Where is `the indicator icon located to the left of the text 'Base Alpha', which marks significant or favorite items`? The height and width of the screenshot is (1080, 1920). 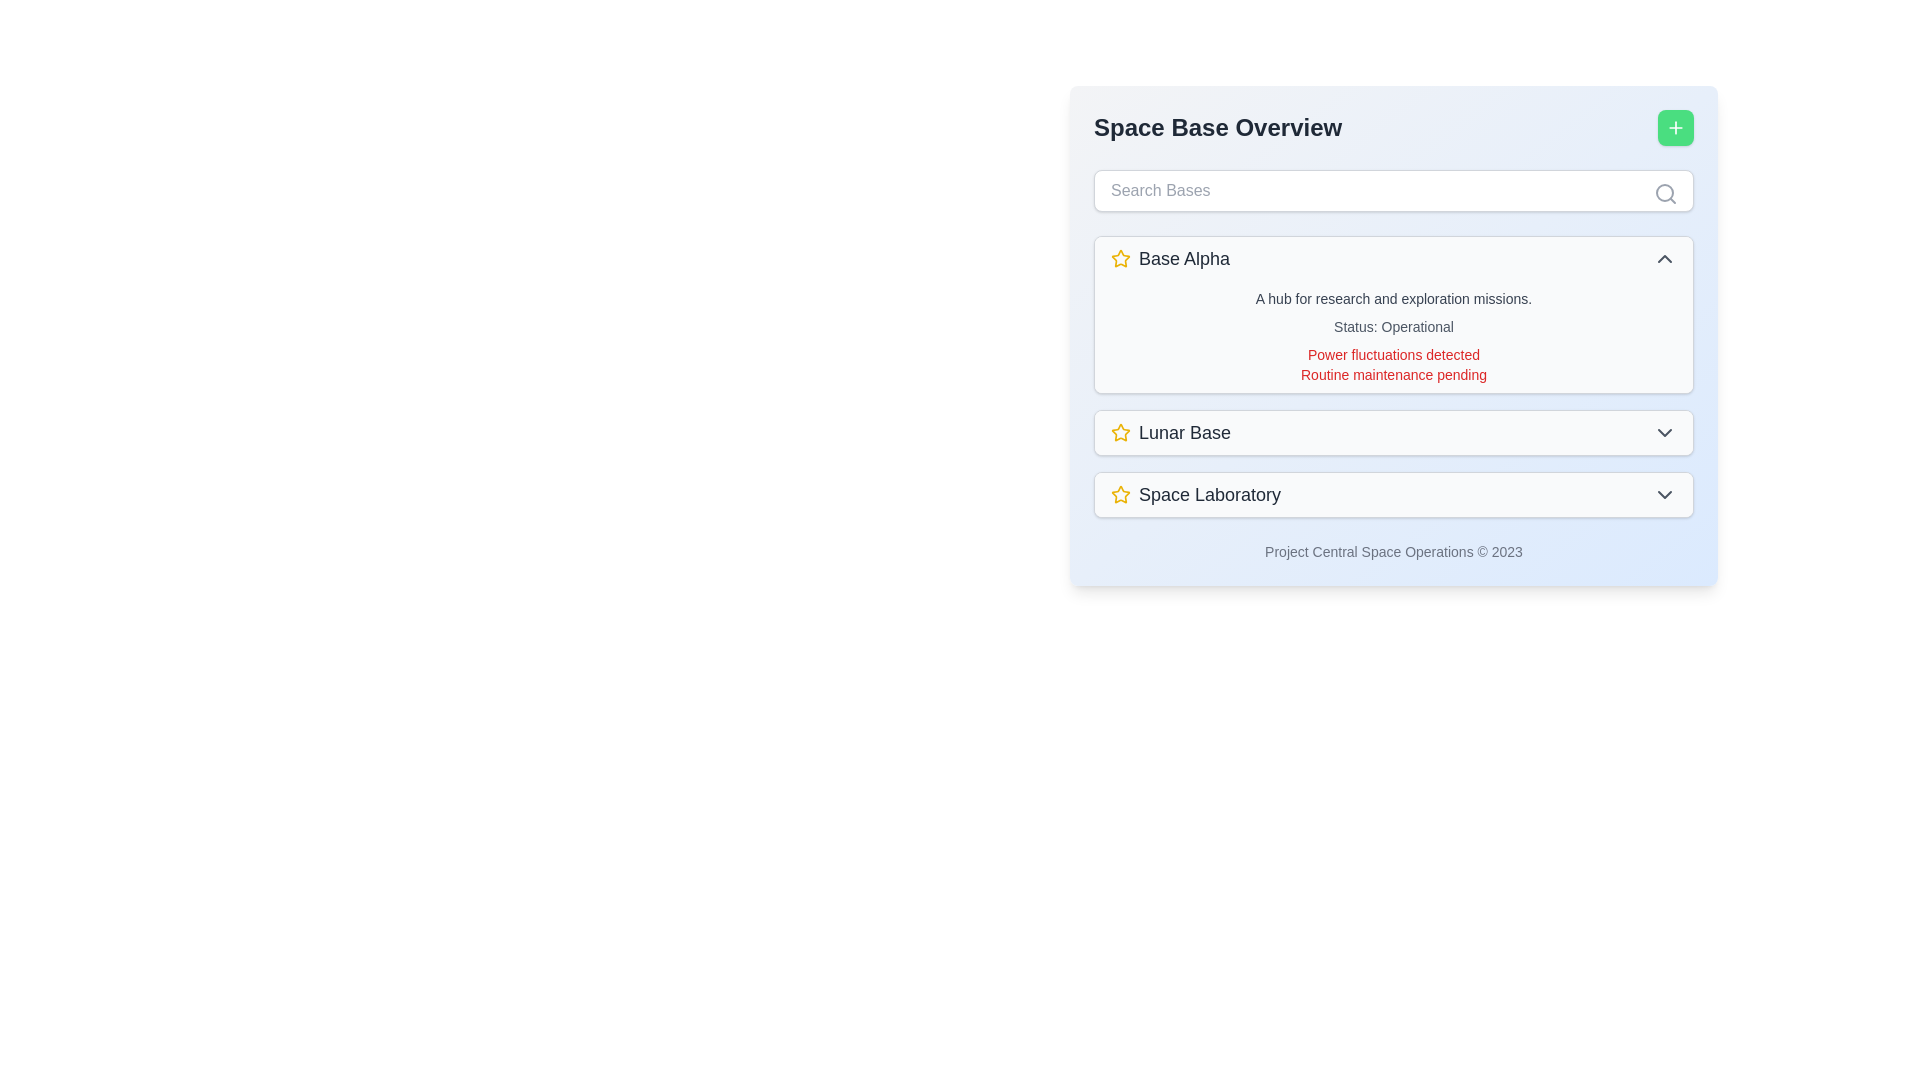
the indicator icon located to the left of the text 'Base Alpha', which marks significant or favorite items is located at coordinates (1121, 257).